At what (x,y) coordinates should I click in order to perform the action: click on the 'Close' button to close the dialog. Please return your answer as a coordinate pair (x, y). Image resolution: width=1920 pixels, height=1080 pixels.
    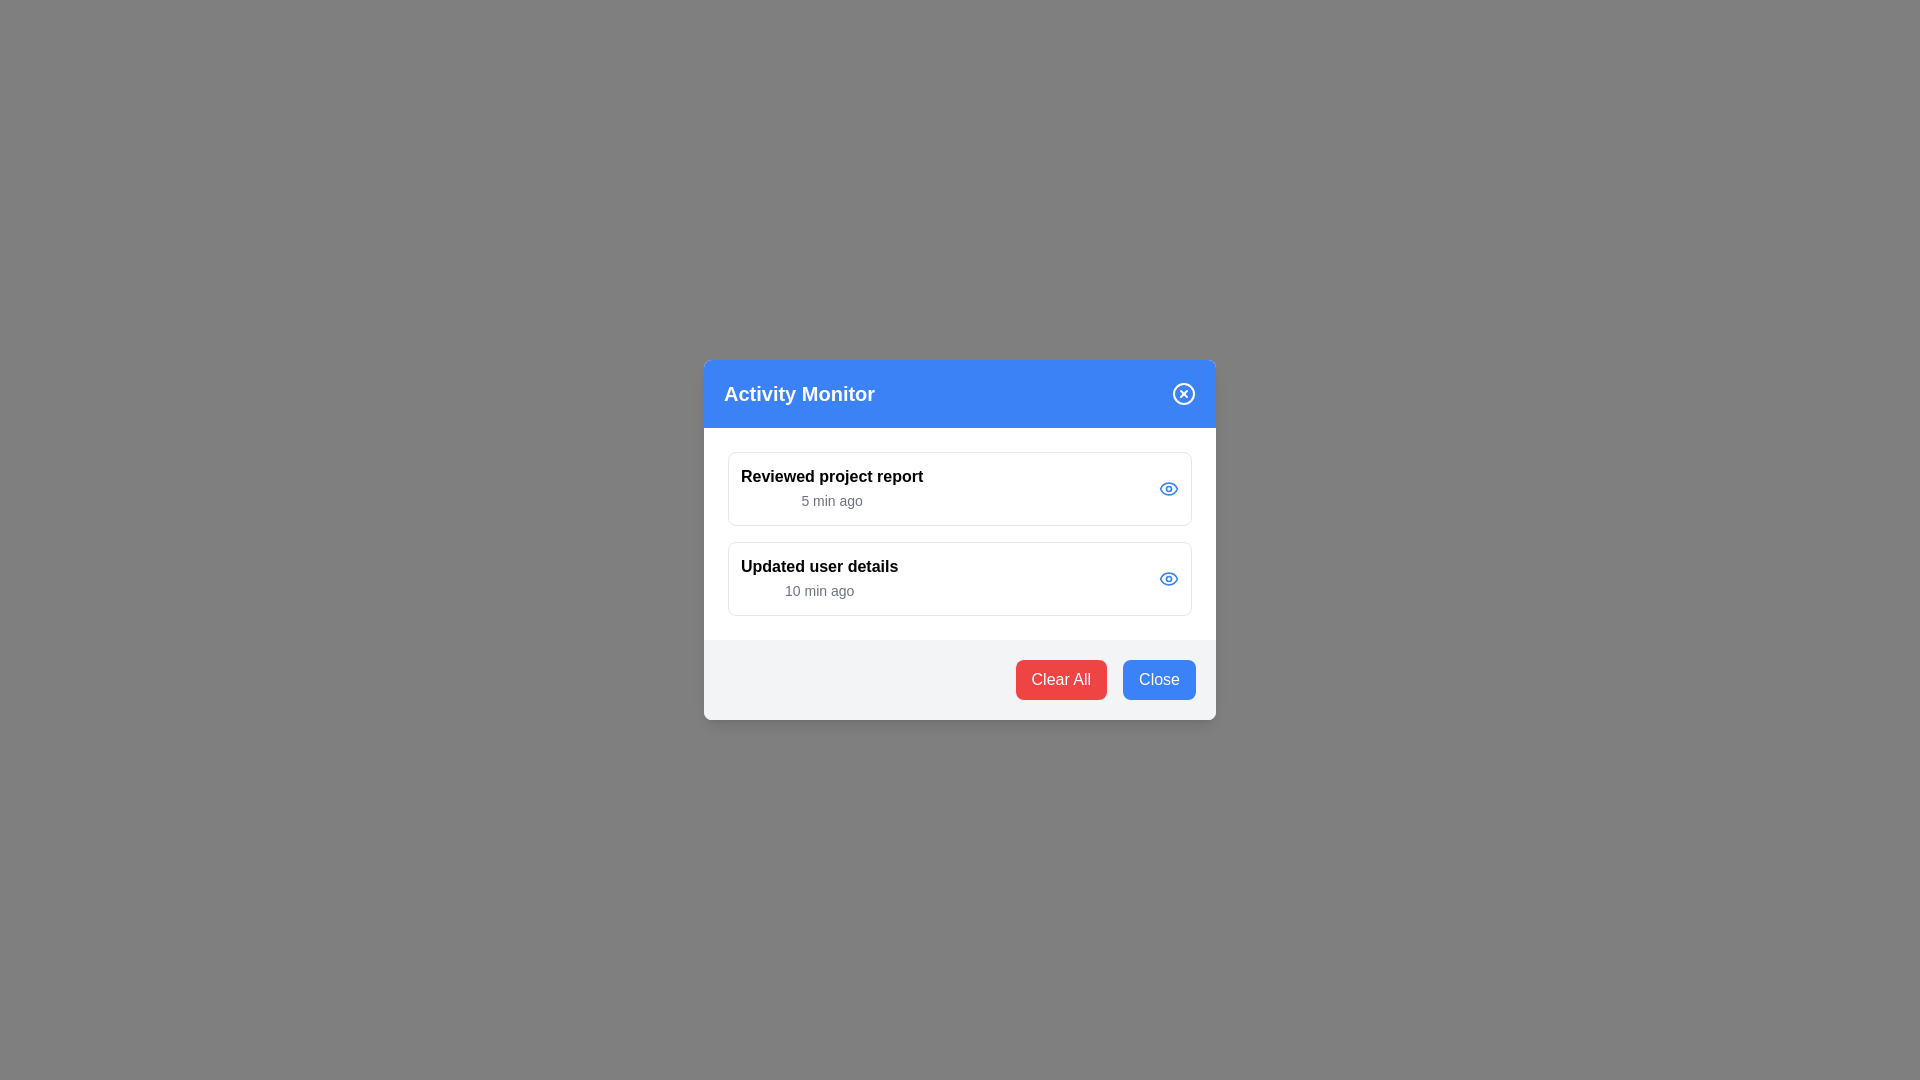
    Looking at the image, I should click on (1158, 678).